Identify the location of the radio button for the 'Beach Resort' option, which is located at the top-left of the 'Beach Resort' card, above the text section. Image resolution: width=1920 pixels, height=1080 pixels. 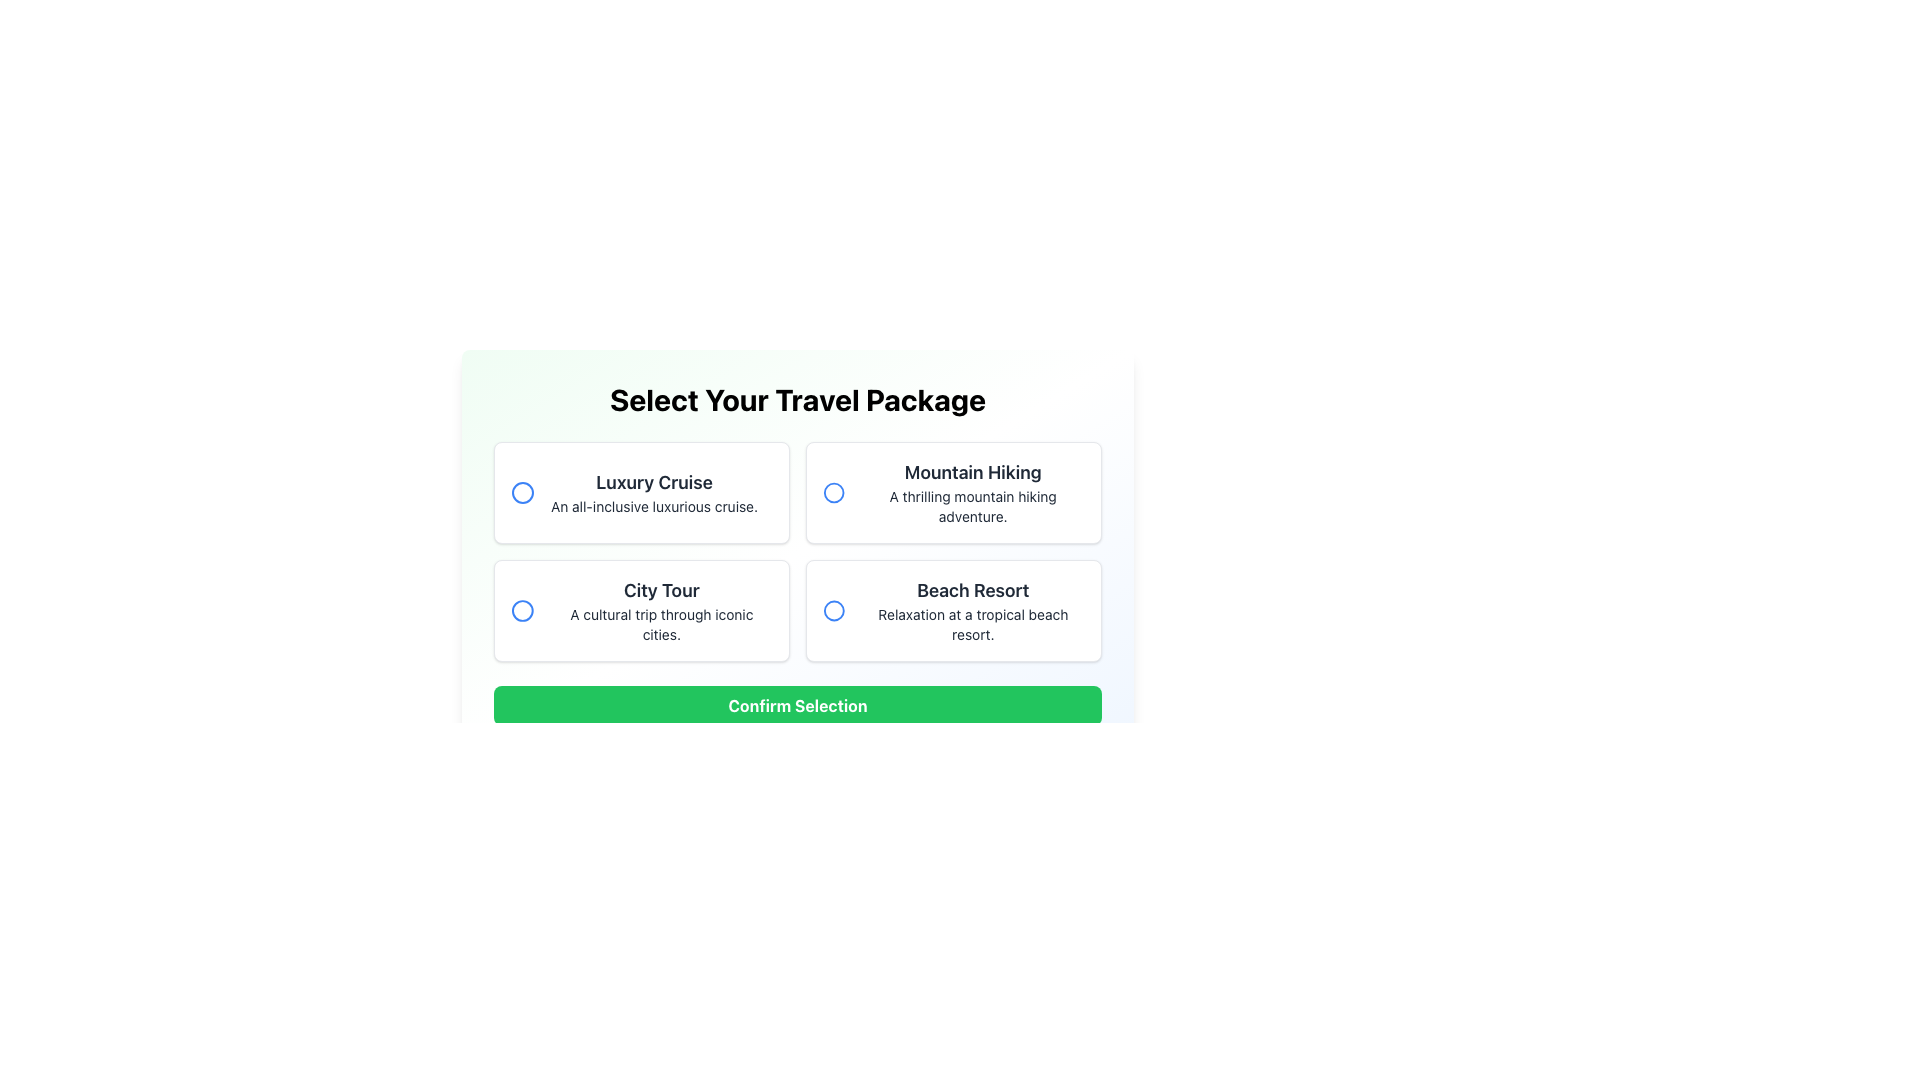
(834, 609).